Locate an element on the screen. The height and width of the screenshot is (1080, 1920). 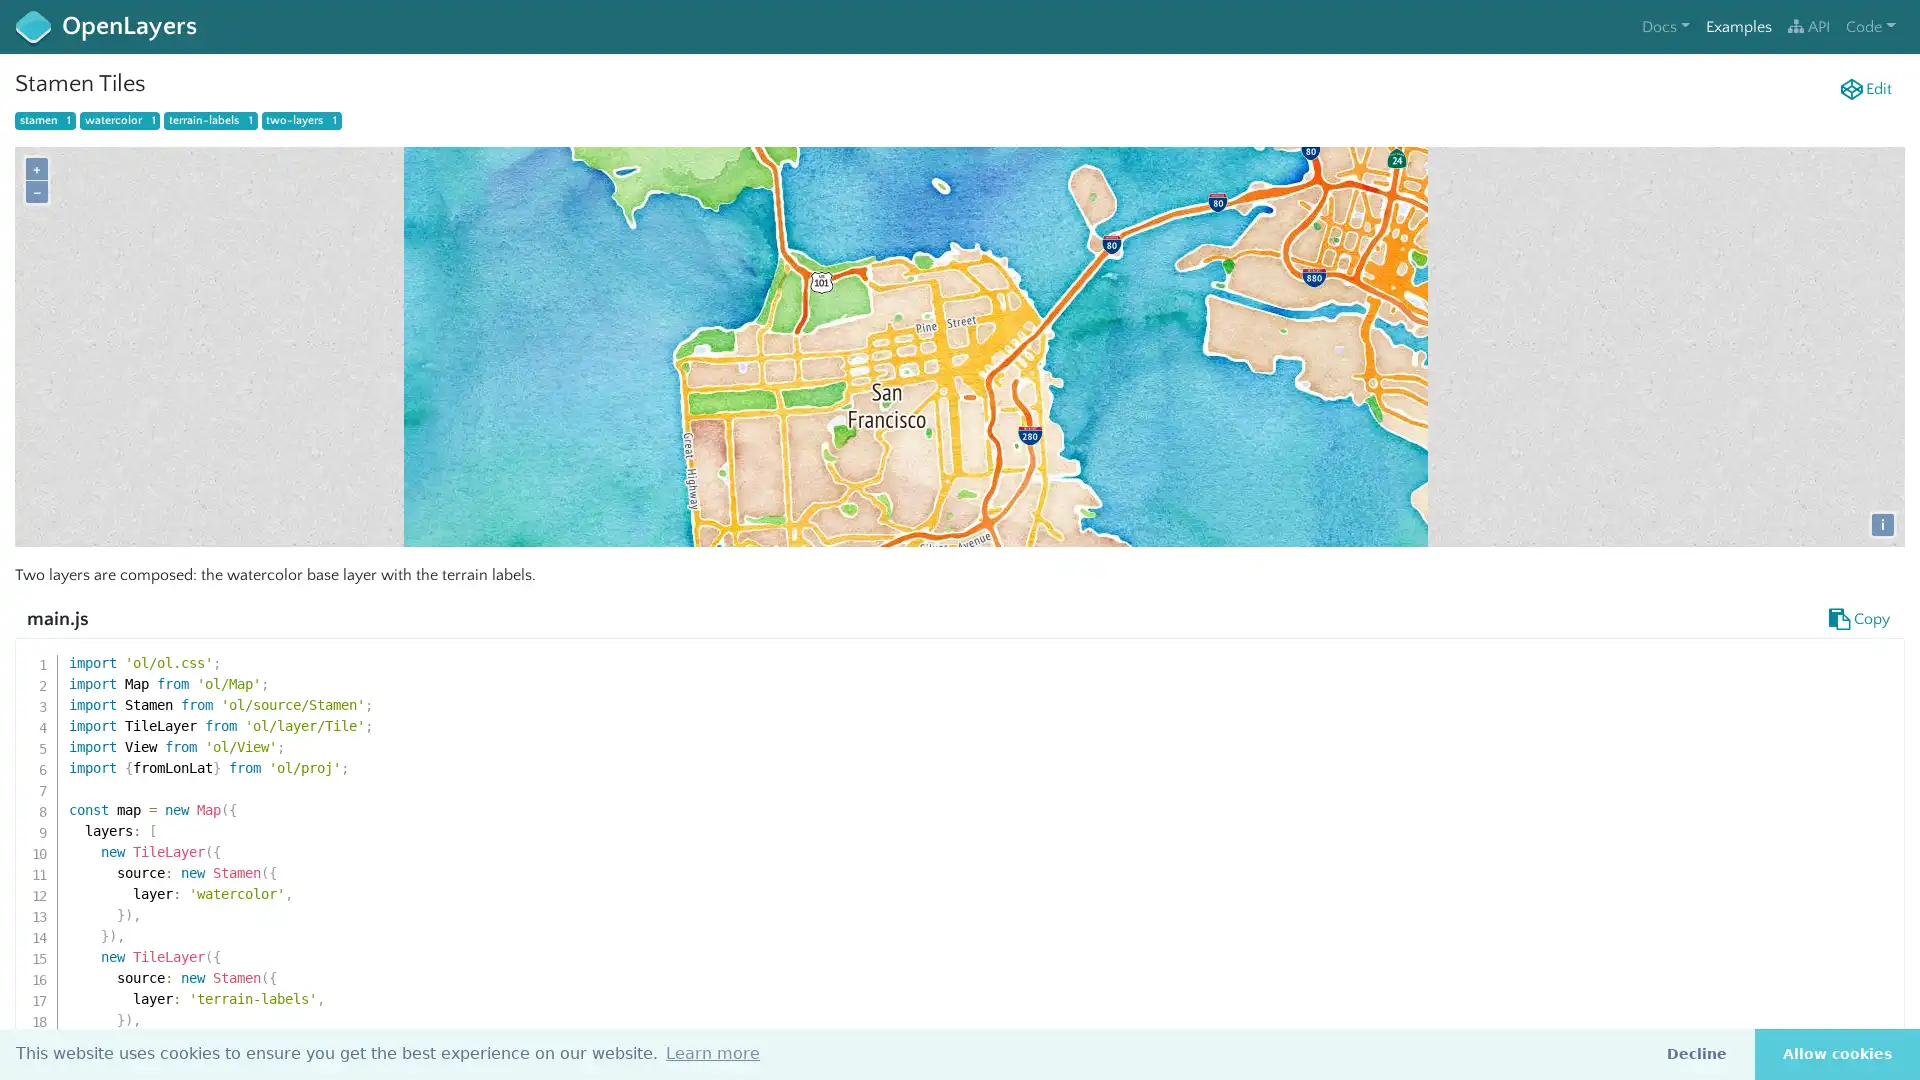
learn more about cookies is located at coordinates (713, 1052).